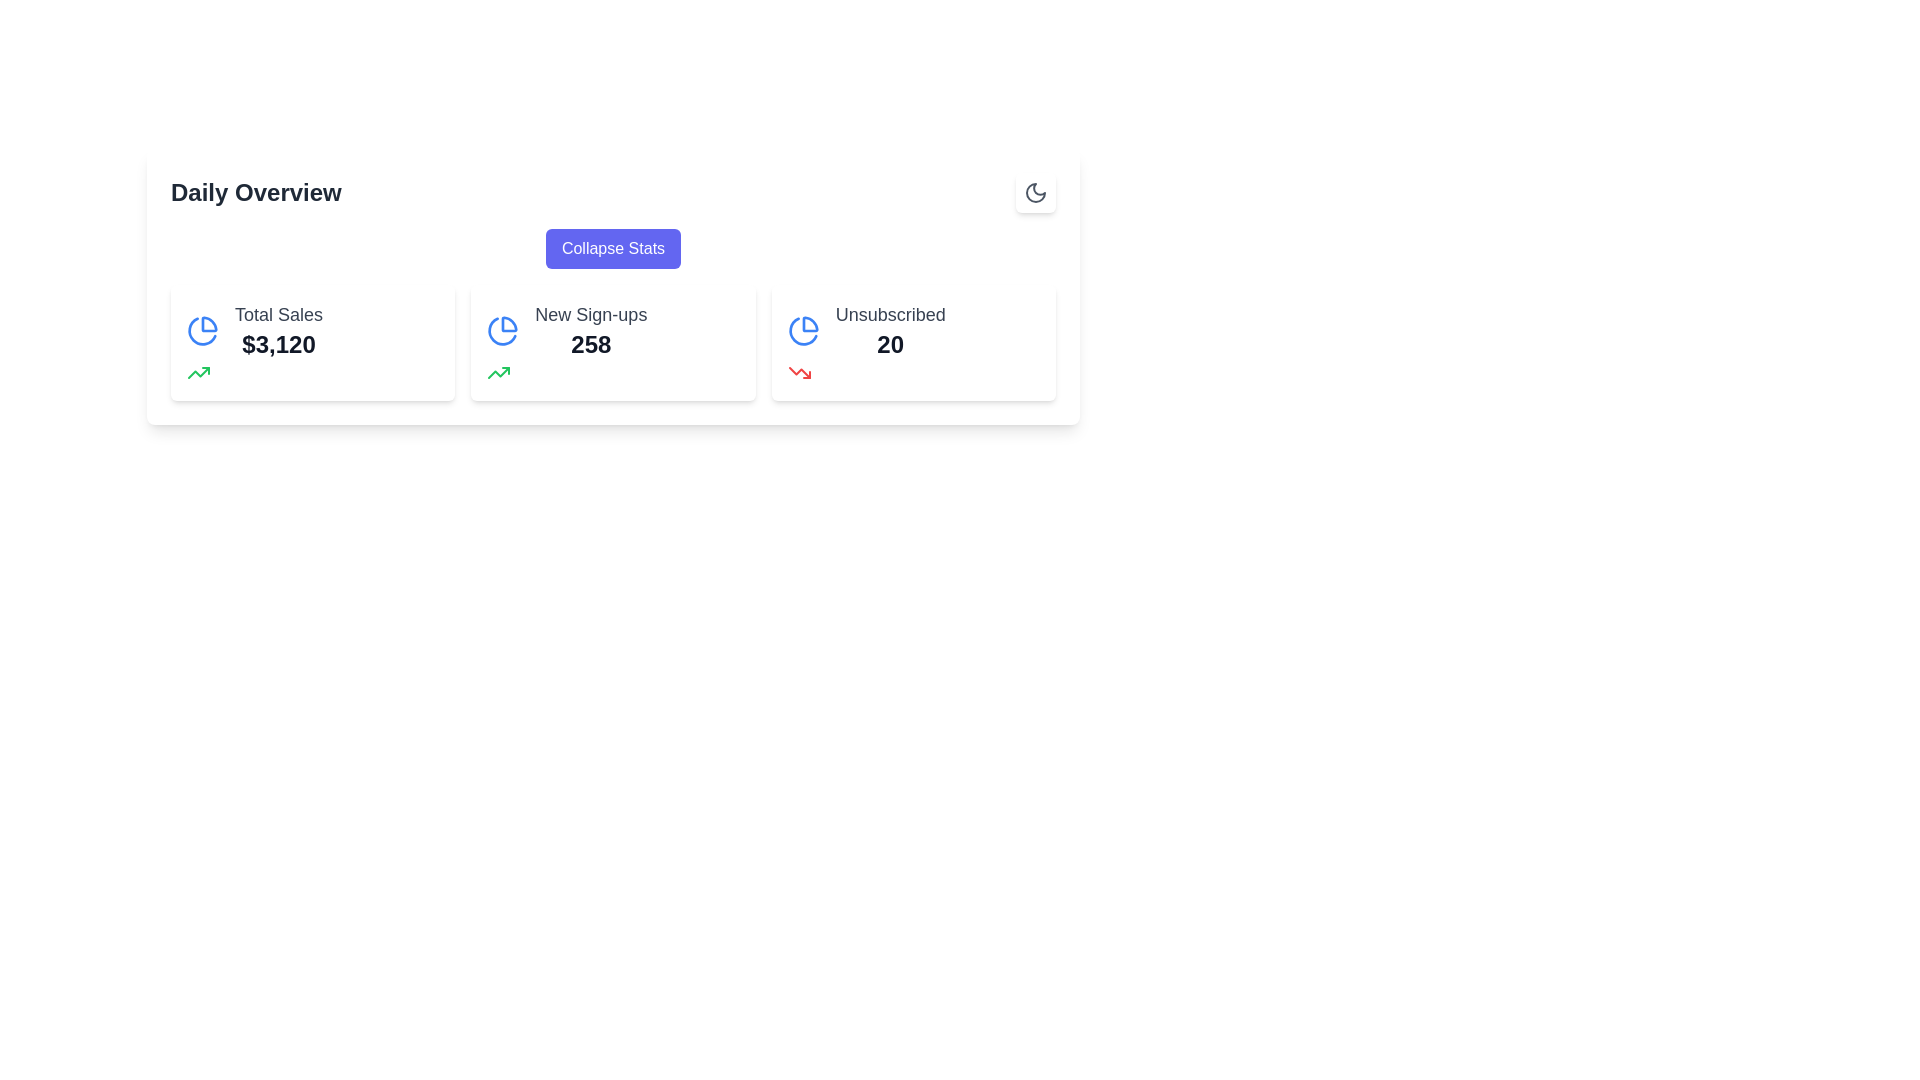  Describe the element at coordinates (198, 373) in the screenshot. I see `the upward trend icon representing 'New Sign-ups' located within the Daily Overview section of the card` at that location.